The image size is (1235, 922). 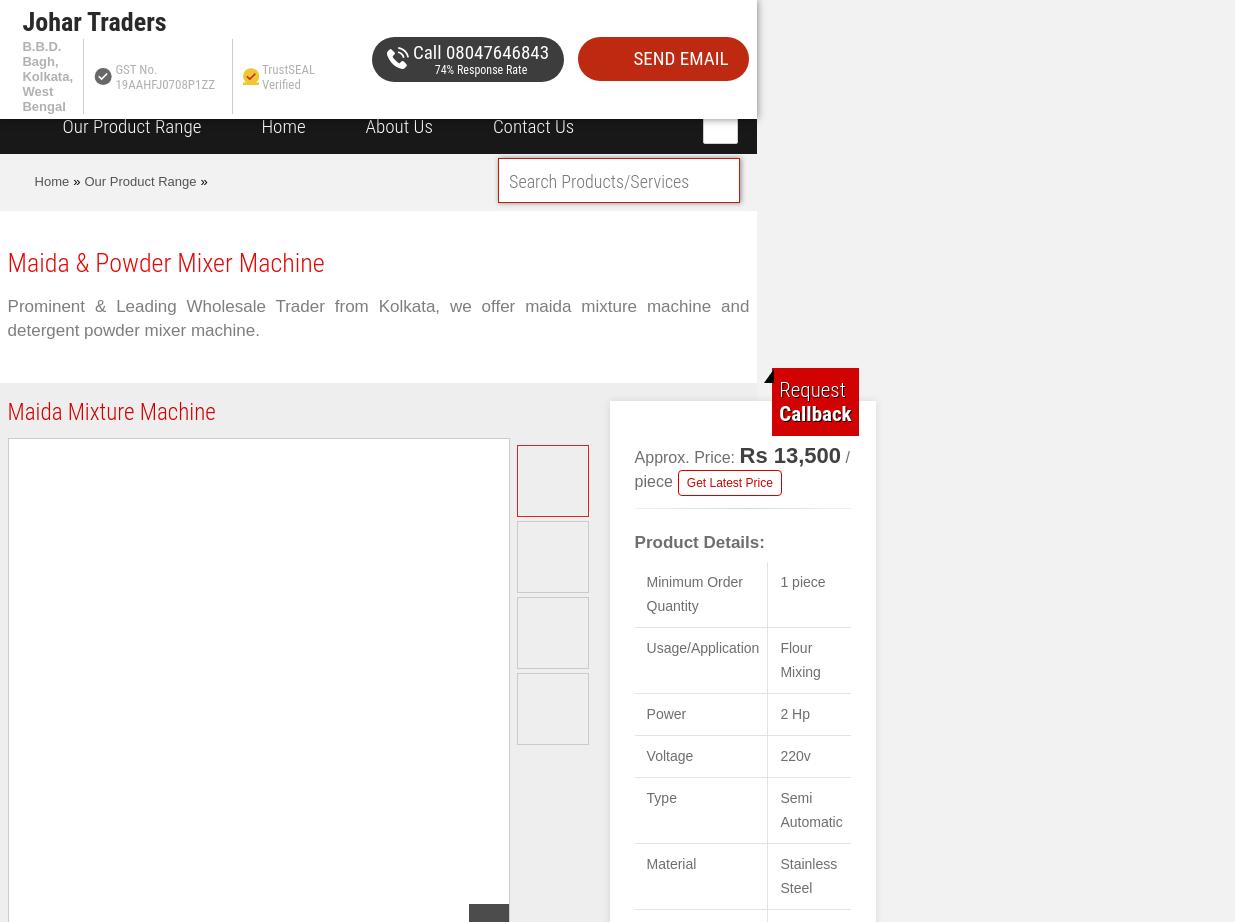 I want to click on 'Voltage', so click(x=669, y=755).